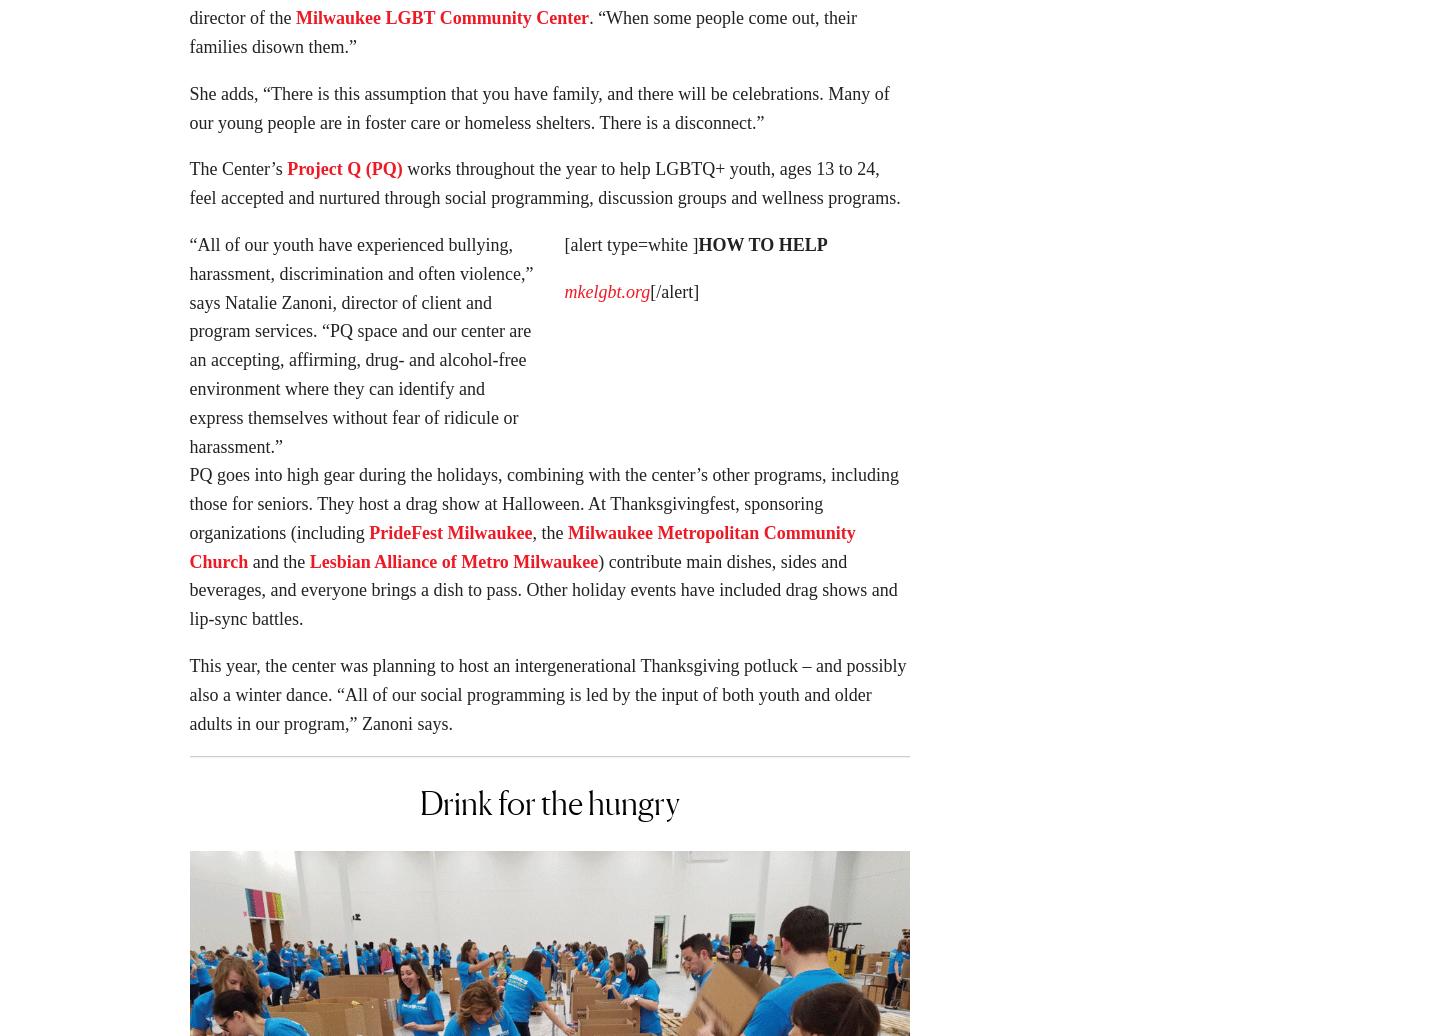  I want to click on '[alert type=white ]', so click(630, 251).